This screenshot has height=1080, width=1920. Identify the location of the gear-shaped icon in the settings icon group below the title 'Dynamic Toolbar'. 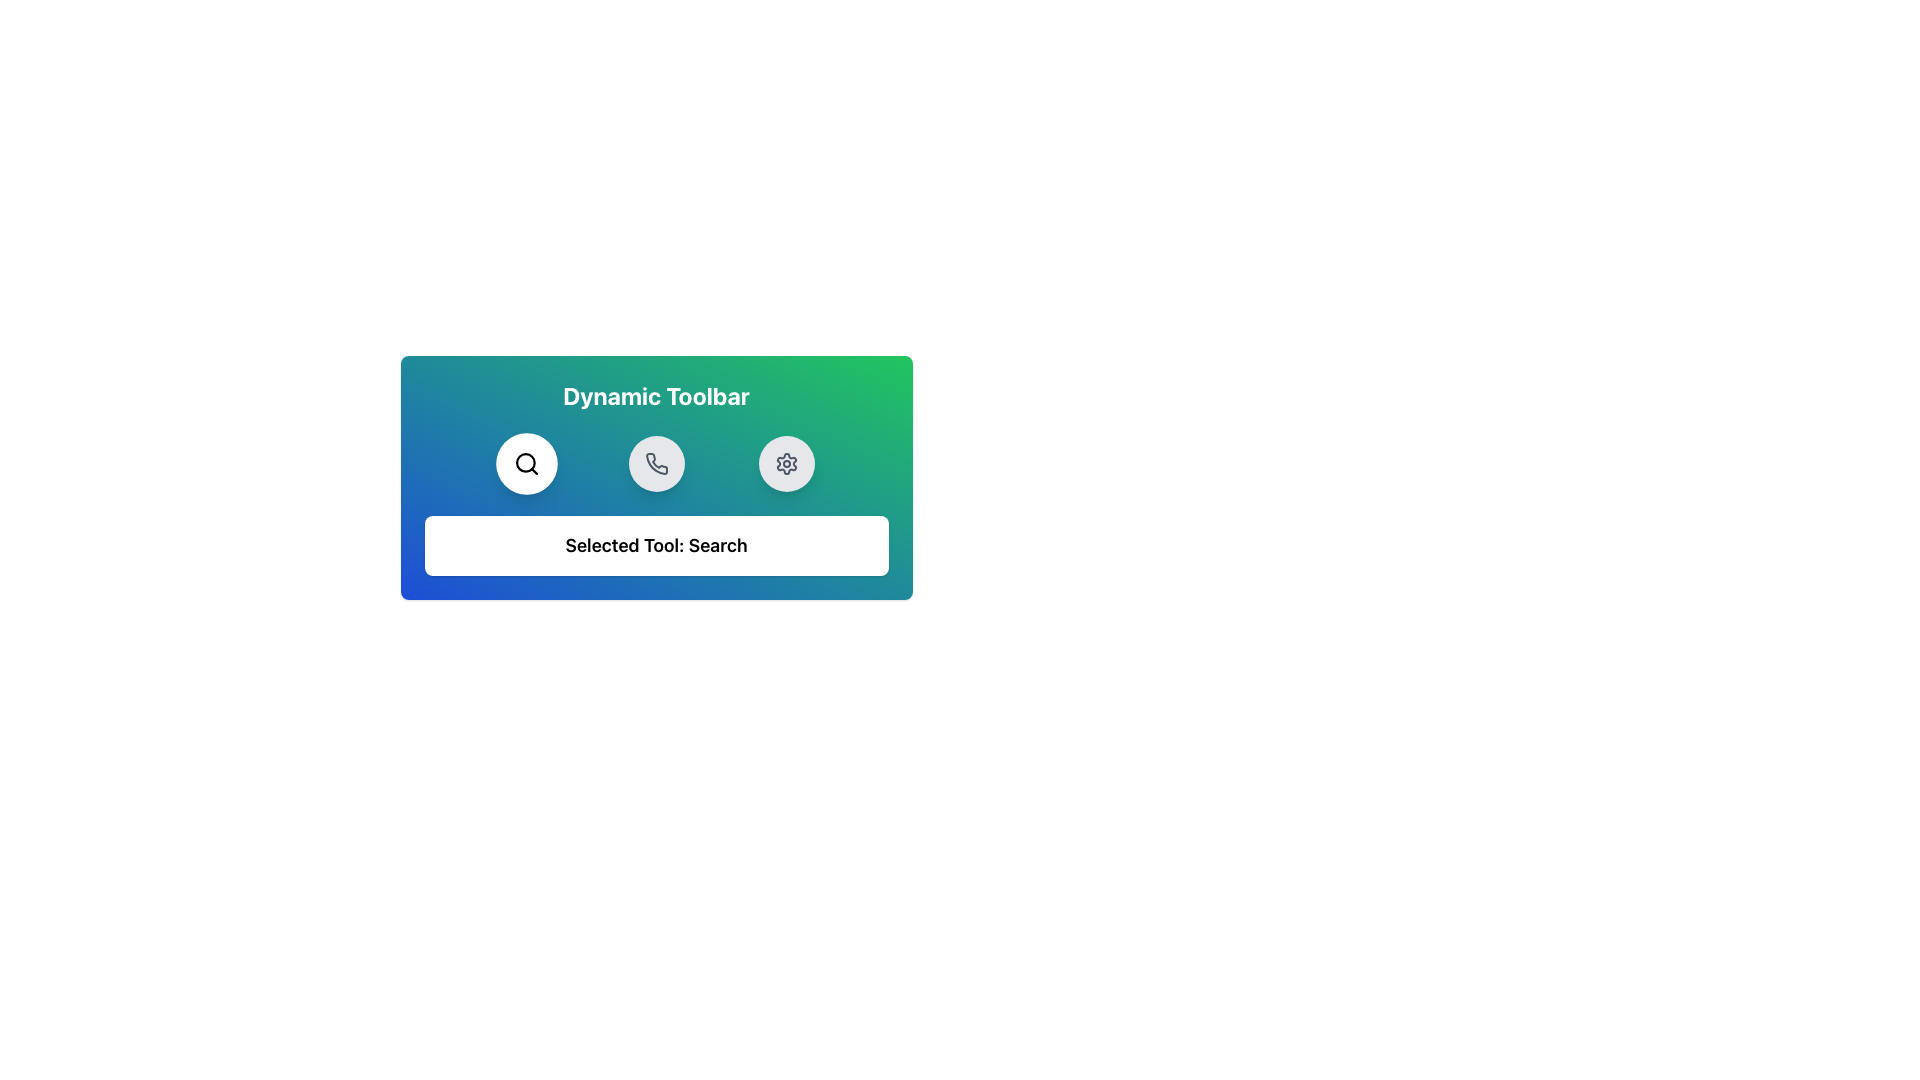
(785, 463).